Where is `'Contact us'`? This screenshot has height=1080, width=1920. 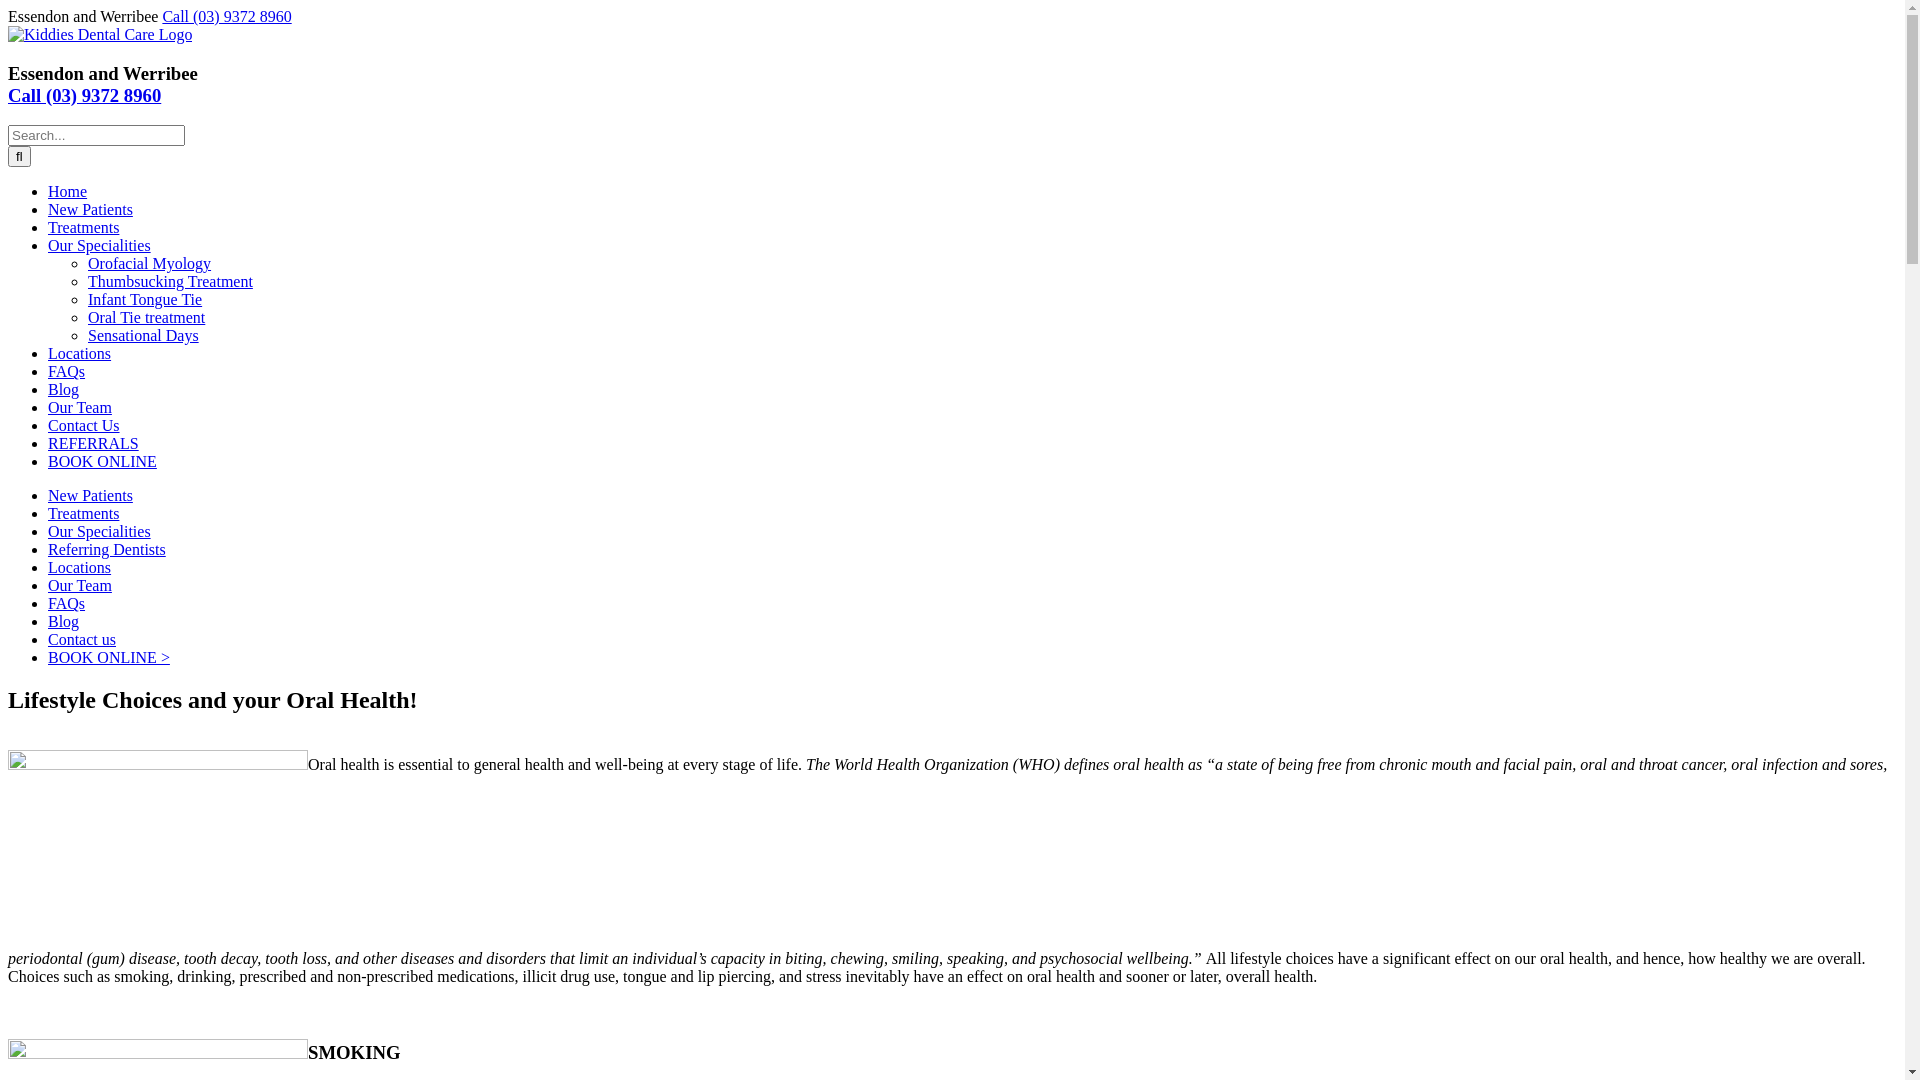
'Contact us' is located at coordinates (80, 639).